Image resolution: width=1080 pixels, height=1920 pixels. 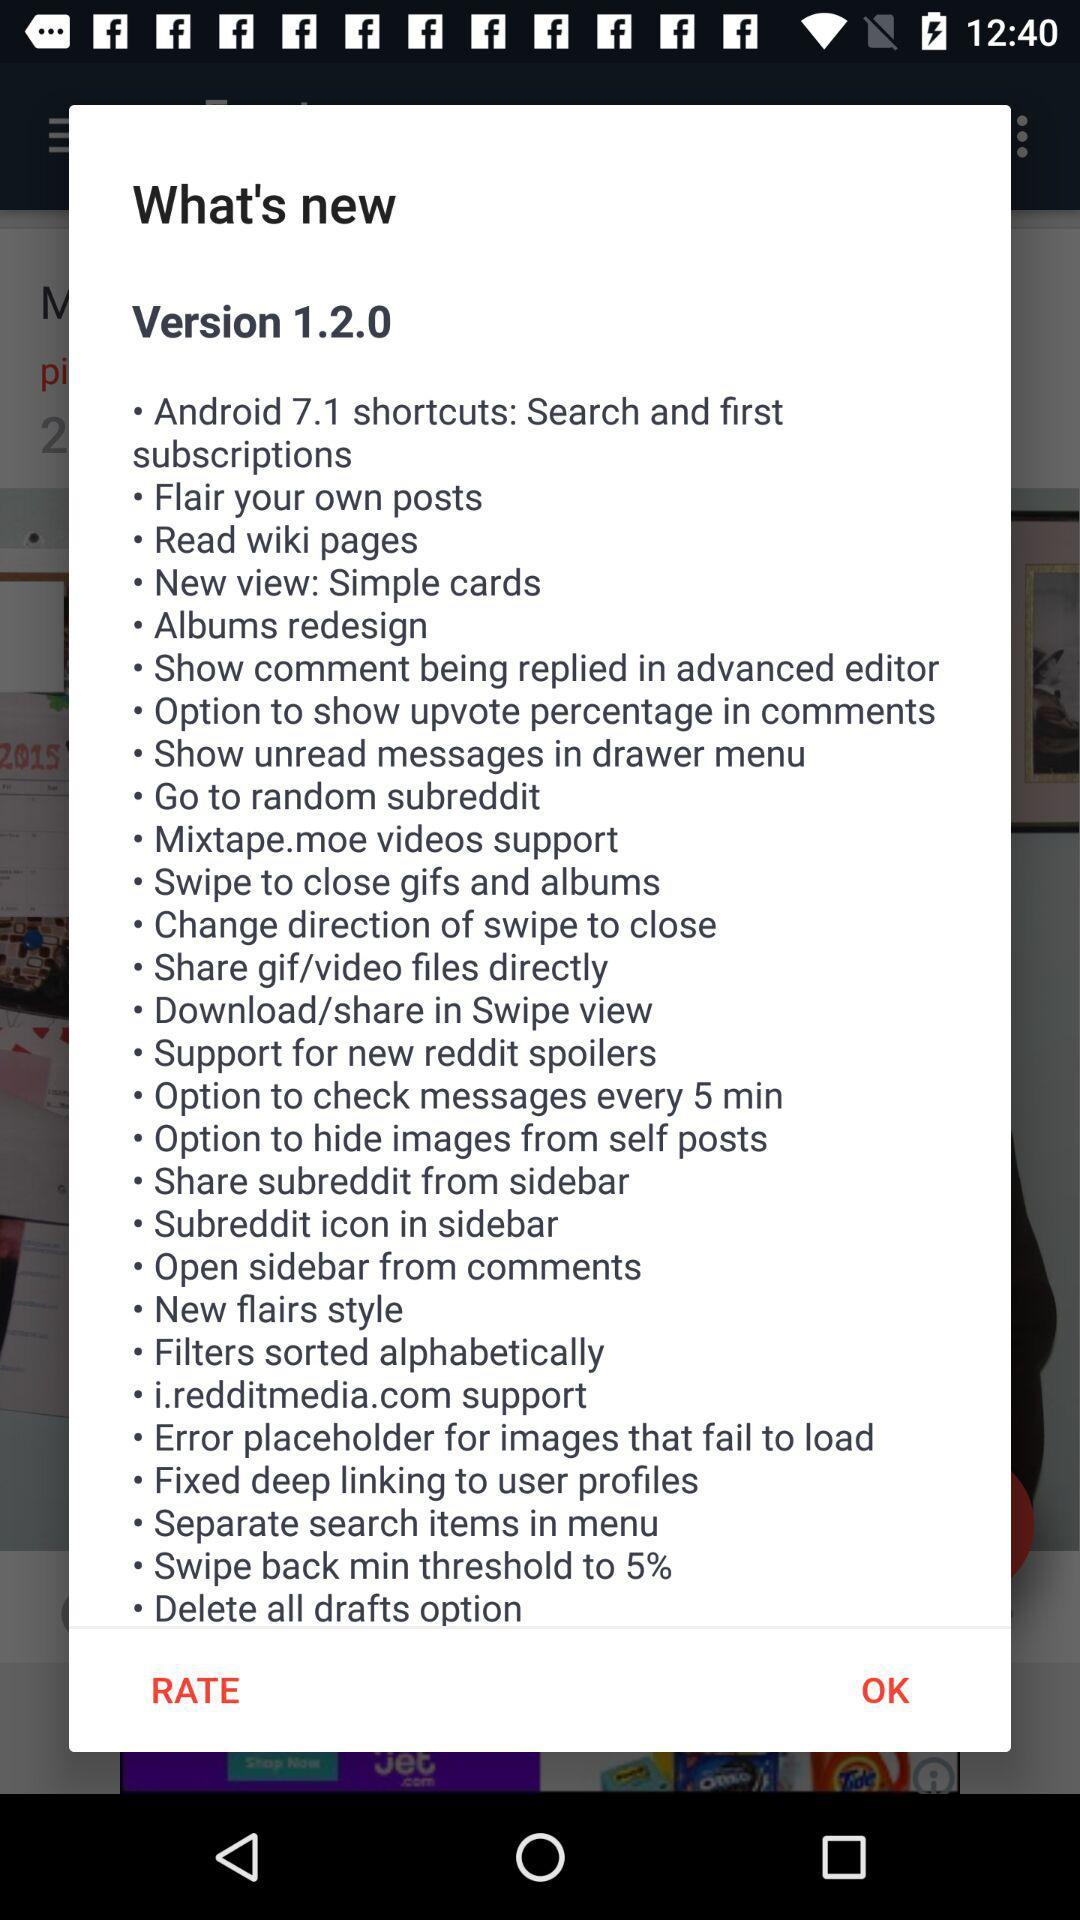 I want to click on the icon to the left of ok, so click(x=195, y=1688).